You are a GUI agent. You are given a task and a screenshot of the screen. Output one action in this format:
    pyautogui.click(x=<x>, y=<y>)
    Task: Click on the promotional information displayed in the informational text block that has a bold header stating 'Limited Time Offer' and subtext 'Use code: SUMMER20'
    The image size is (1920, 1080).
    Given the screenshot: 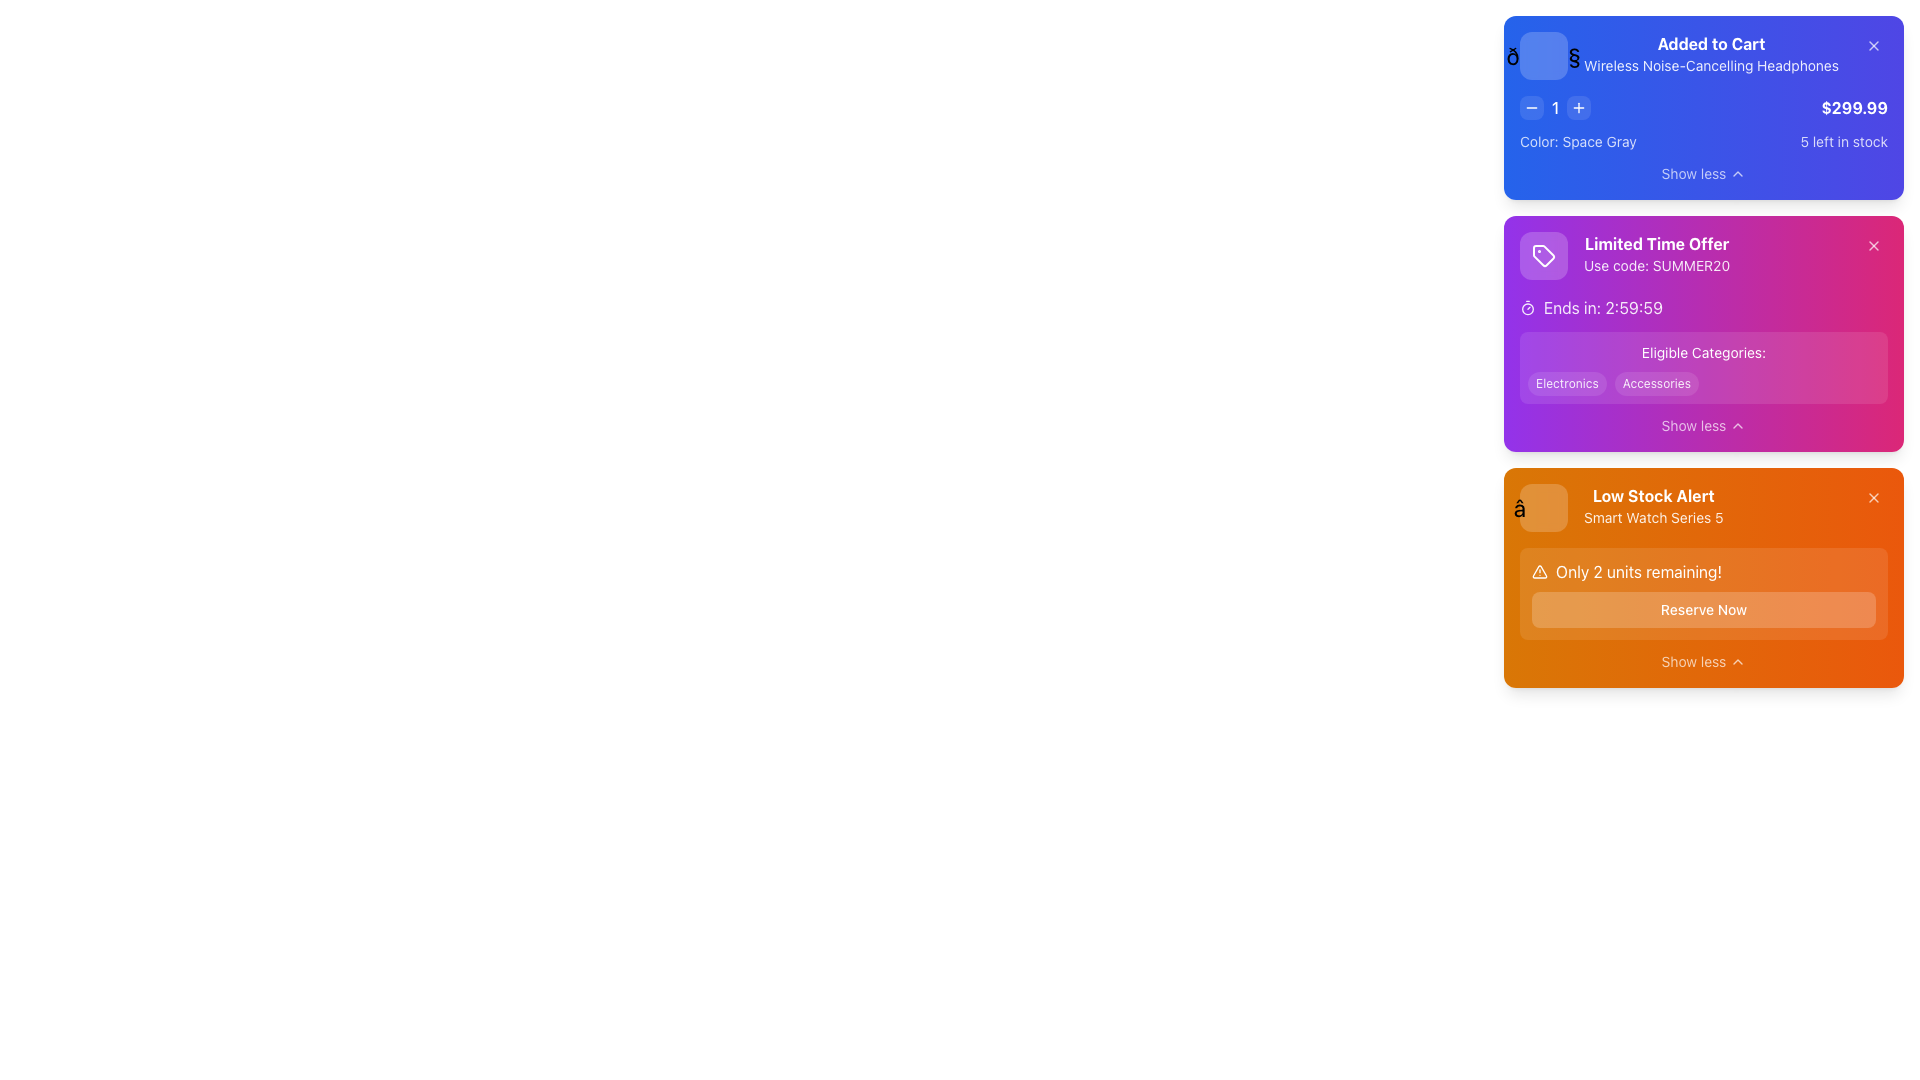 What is the action you would take?
    pyautogui.click(x=1657, y=254)
    